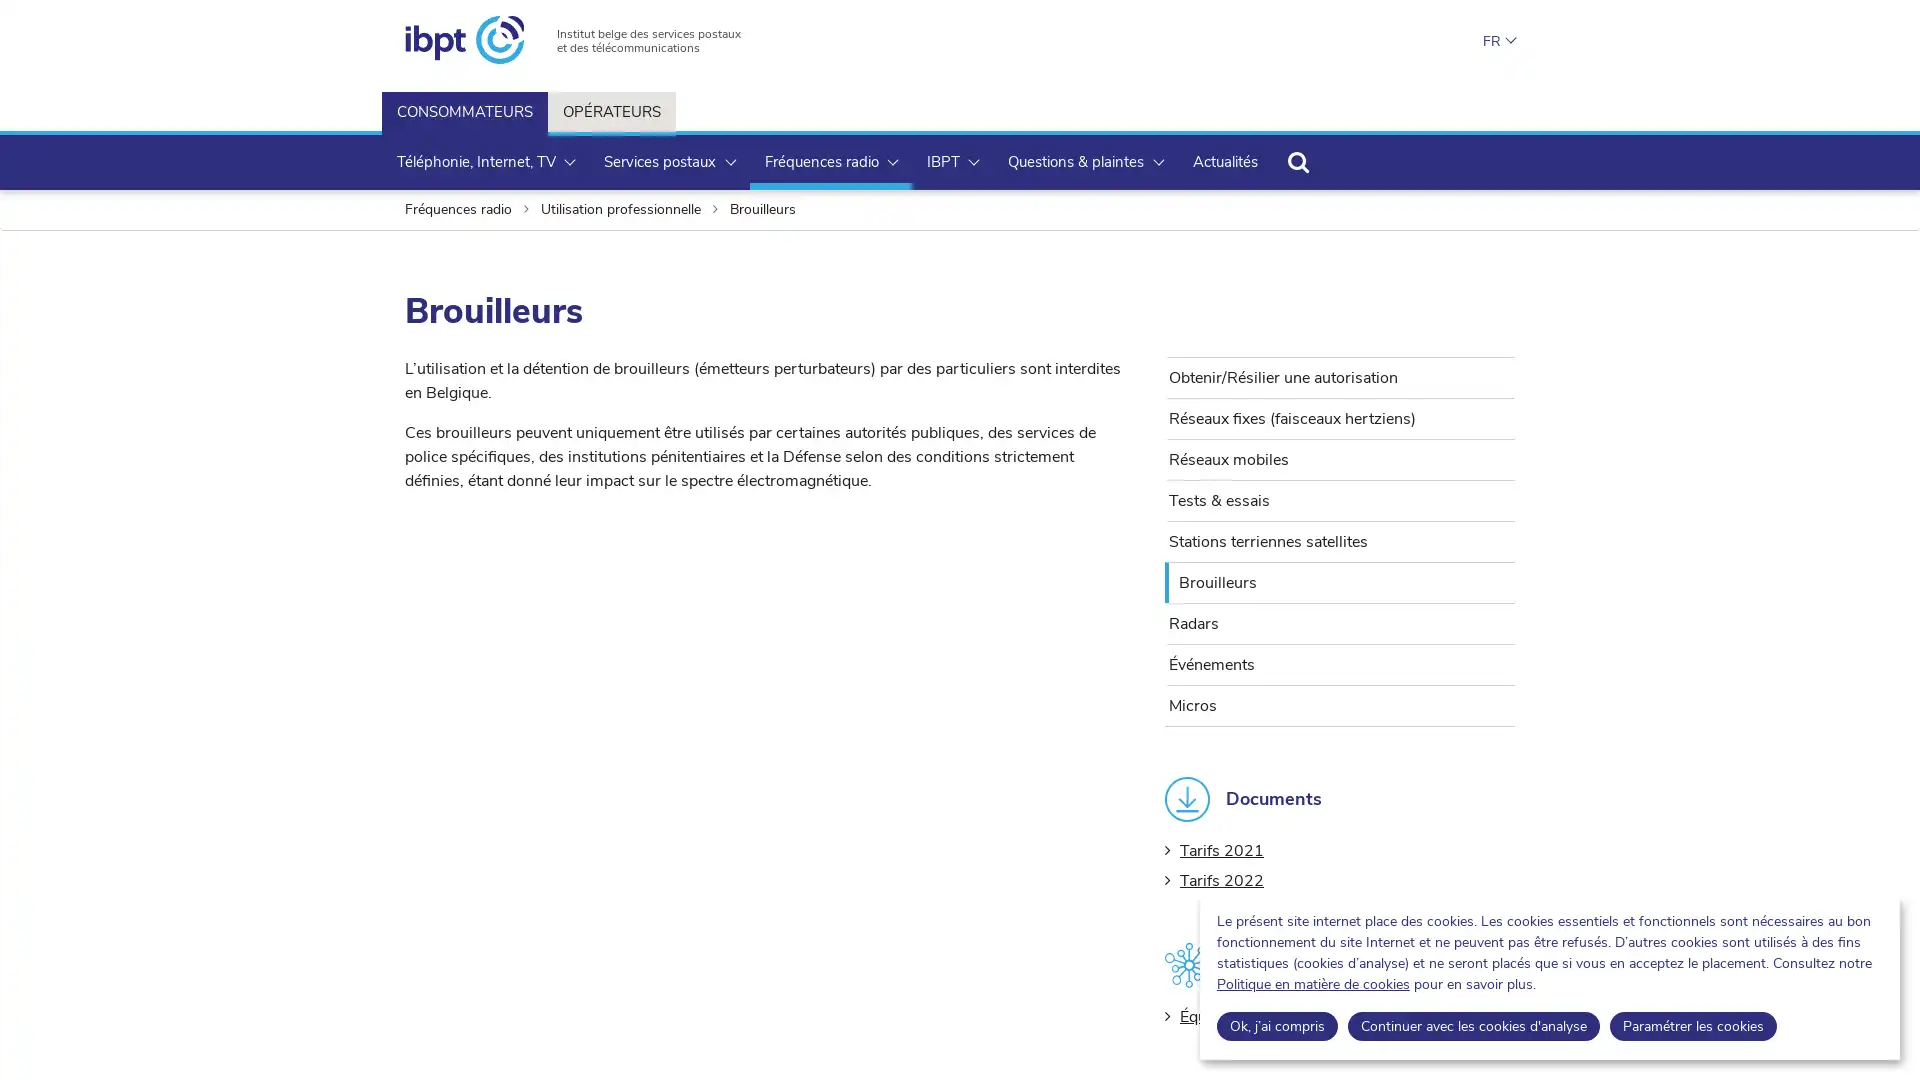 This screenshot has height=1080, width=1920. Describe the element at coordinates (1083, 161) in the screenshot. I see `Questions & plaintes` at that location.